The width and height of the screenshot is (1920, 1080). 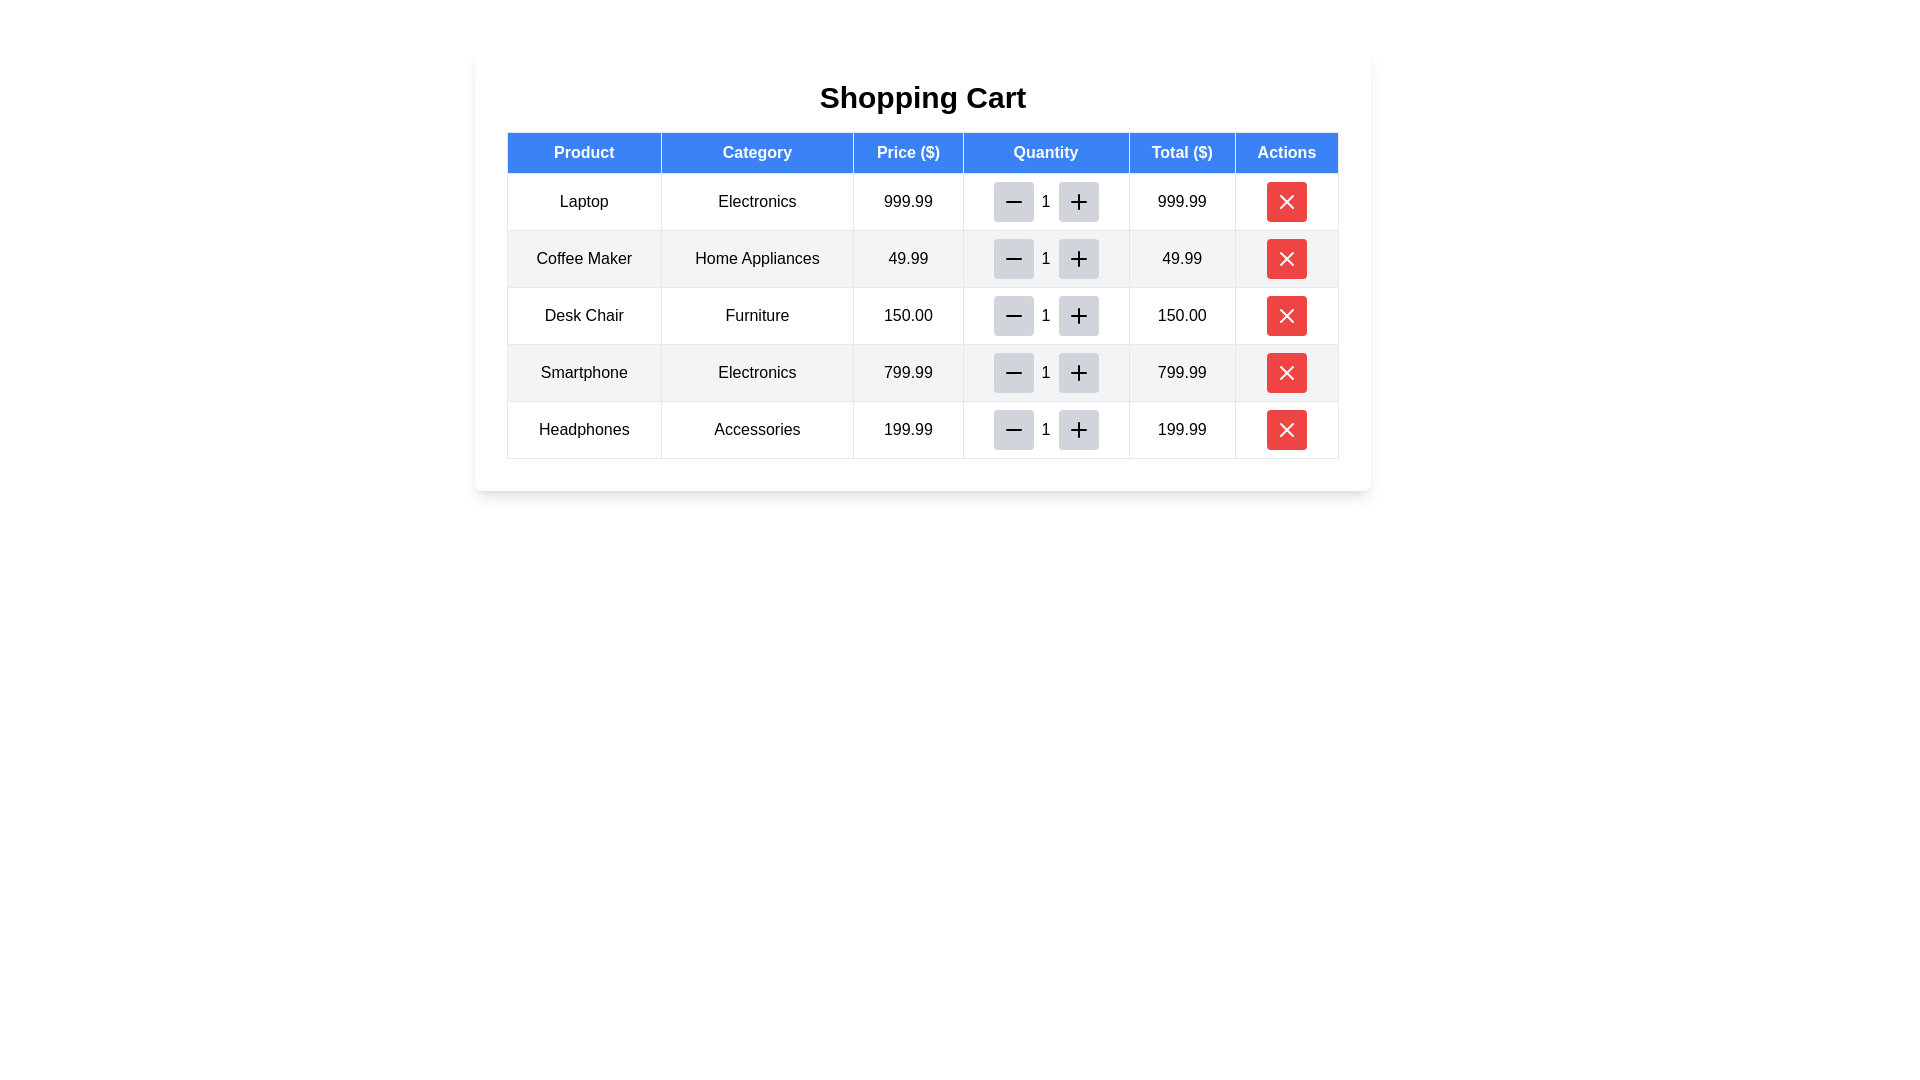 What do you see at coordinates (907, 152) in the screenshot?
I see `the Table Header Cell labeled 'Price ($)', which is a blue rectangular cell with white text, located in the third position of the header row in the table` at bounding box center [907, 152].